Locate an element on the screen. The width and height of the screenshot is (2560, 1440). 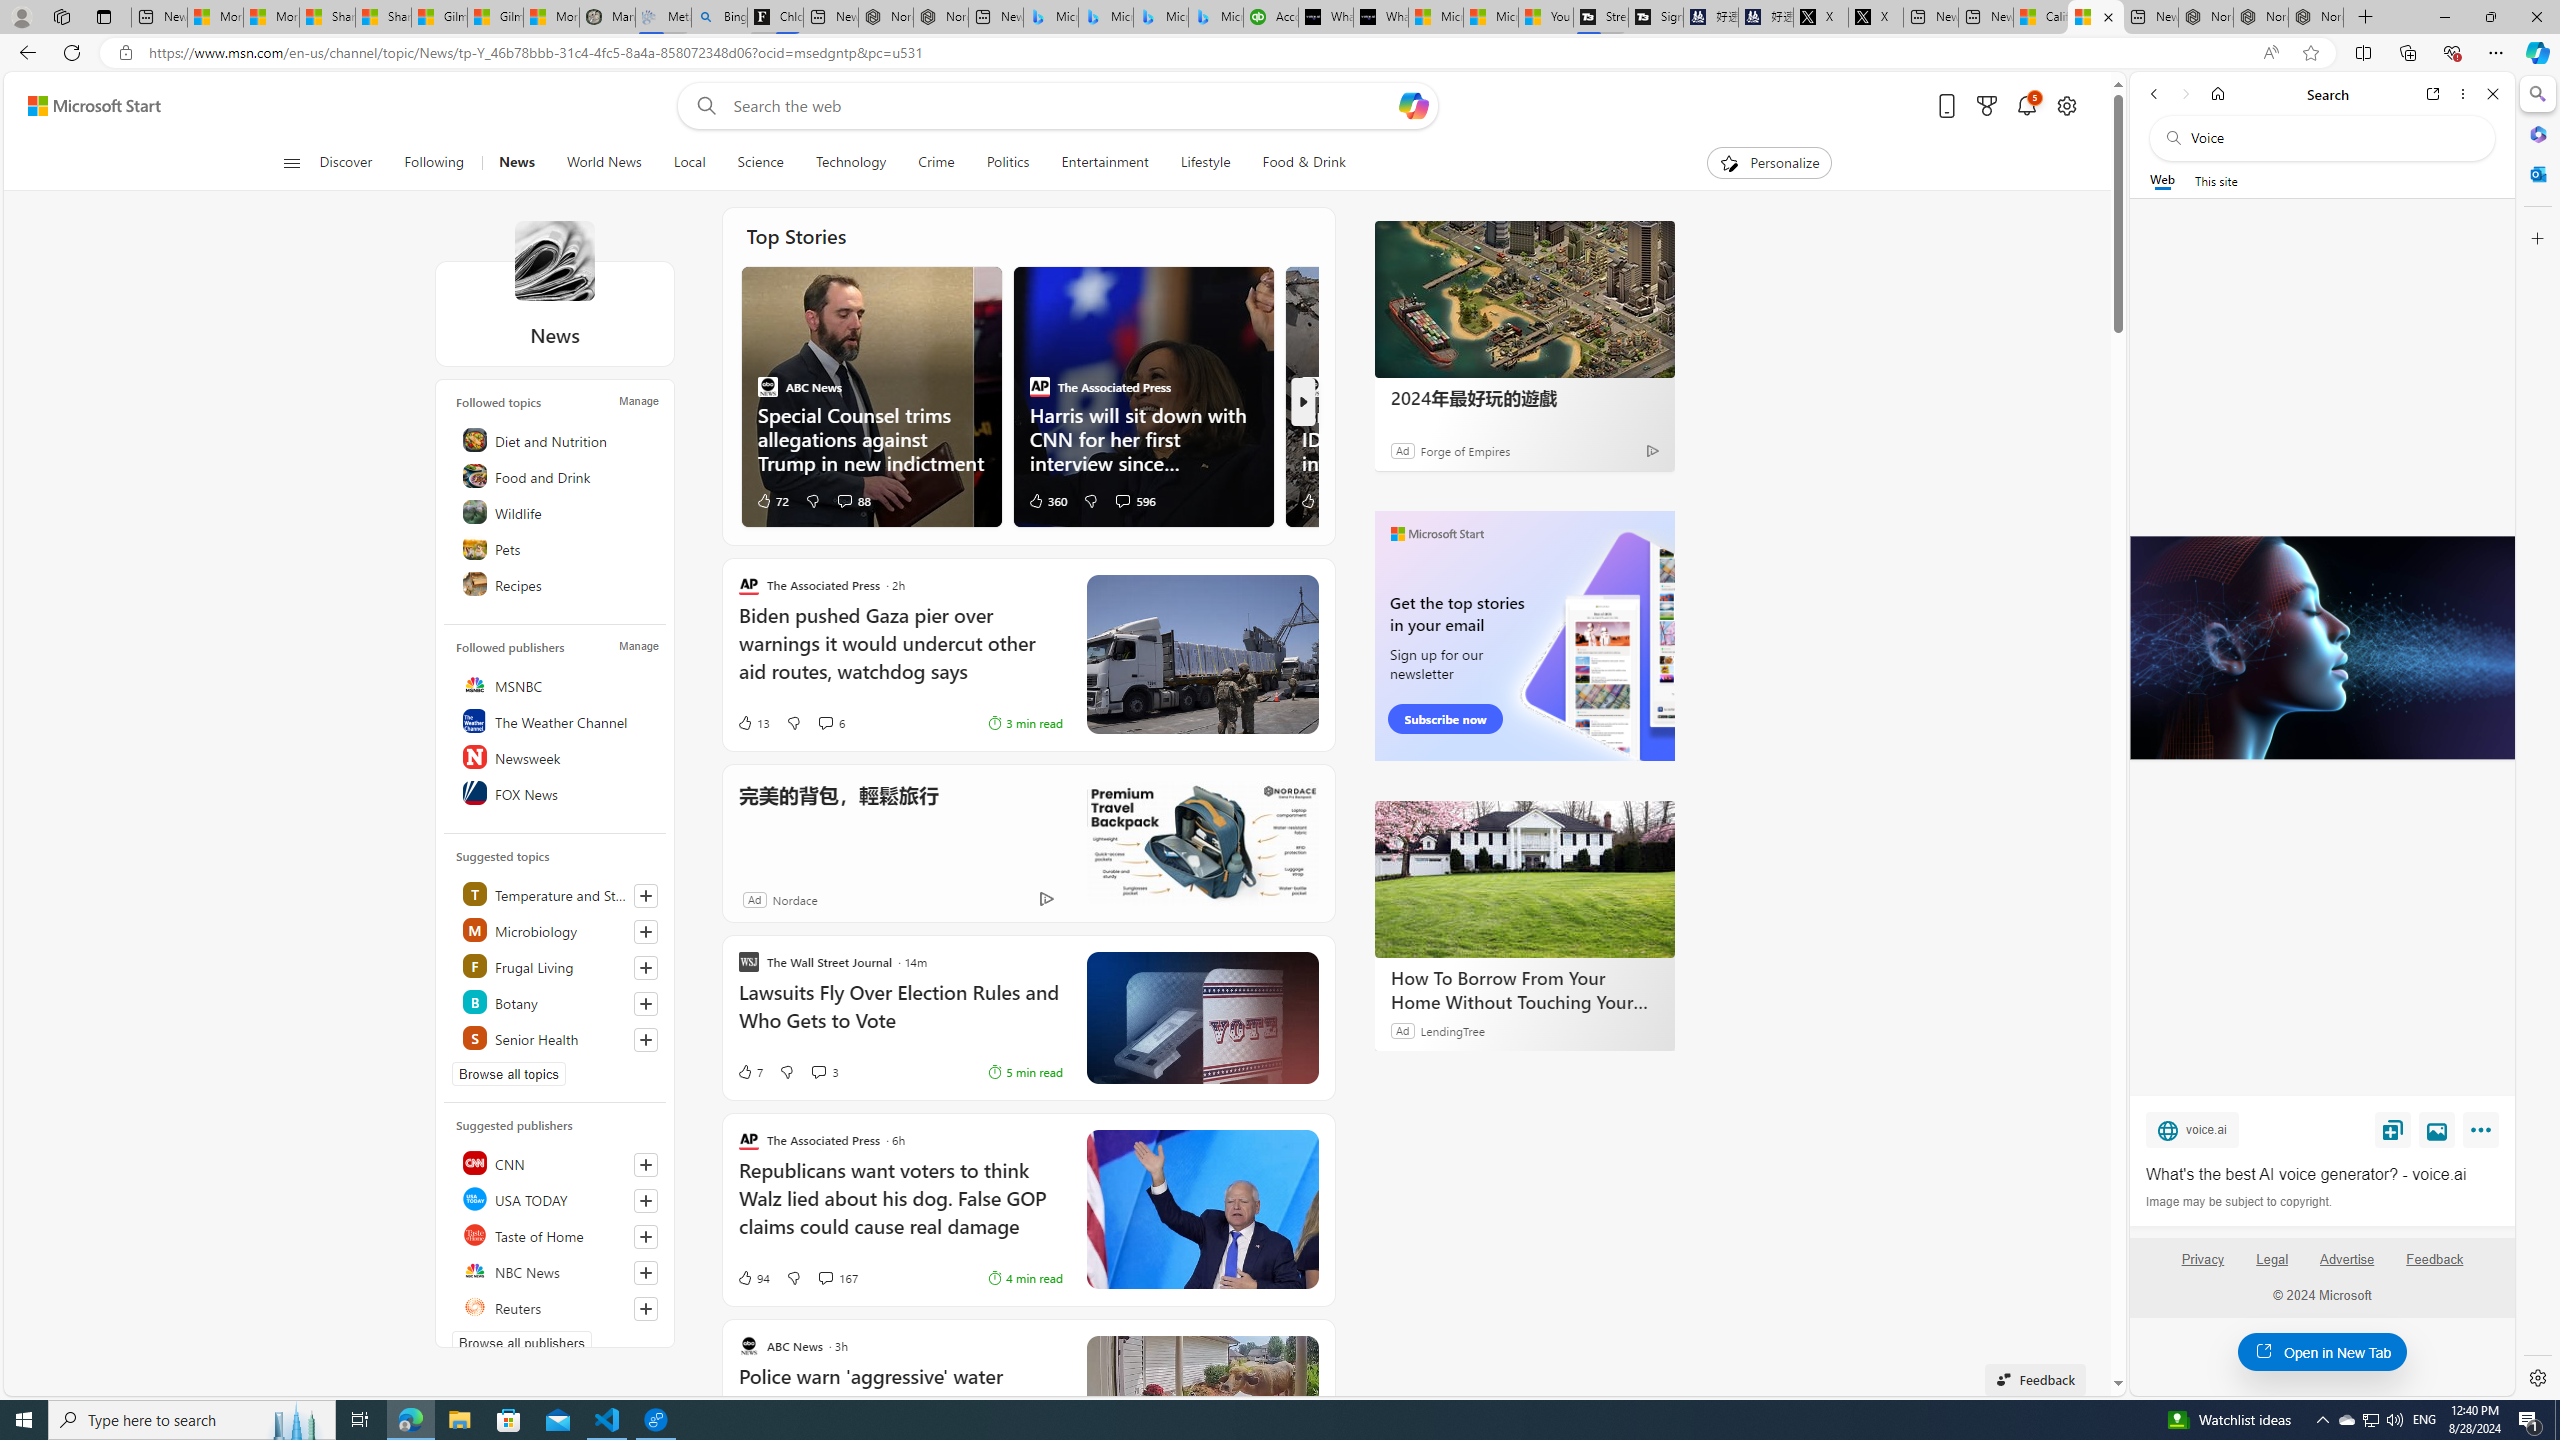
'Entertainment' is located at coordinates (1104, 162).